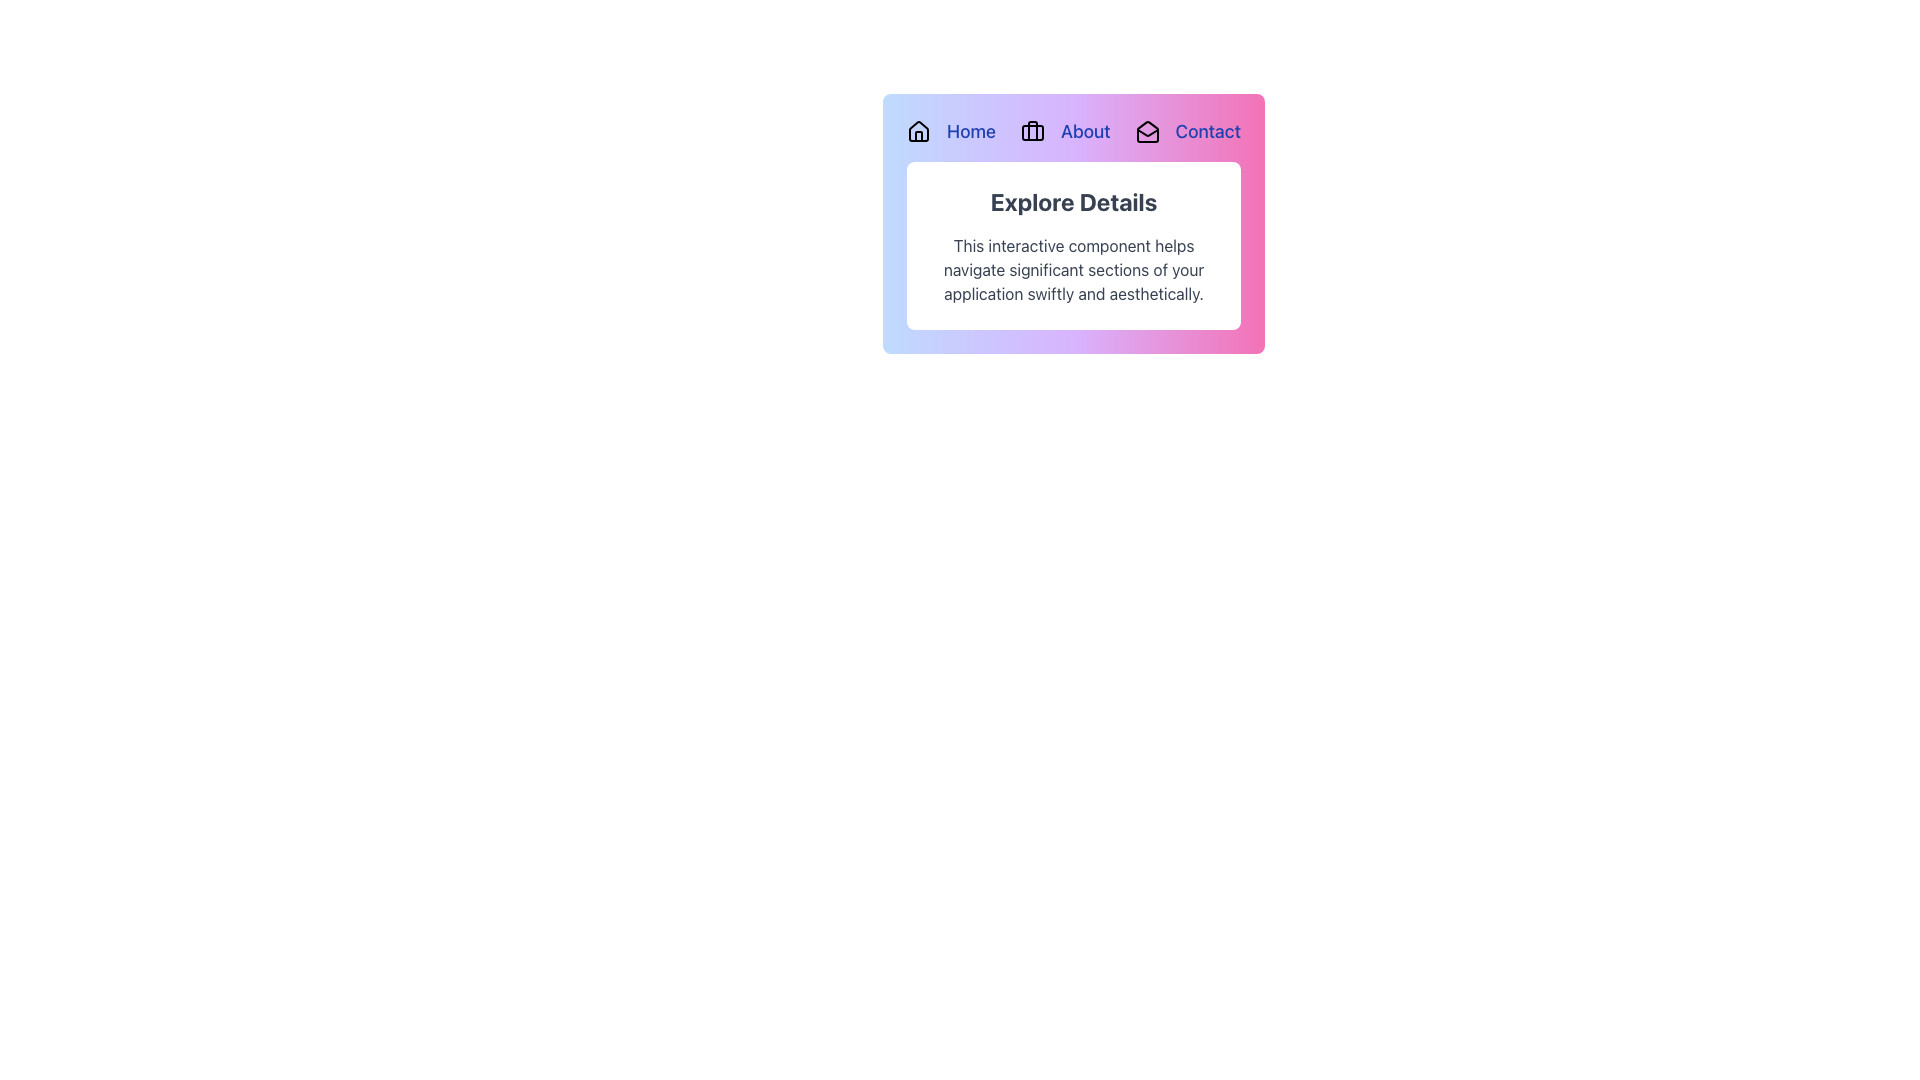 The width and height of the screenshot is (1920, 1080). Describe the element at coordinates (1147, 131) in the screenshot. I see `the open envelope icon in the navigation bar located under the 'Contact' link, which is the rightmost icon in the navigation component` at that location.